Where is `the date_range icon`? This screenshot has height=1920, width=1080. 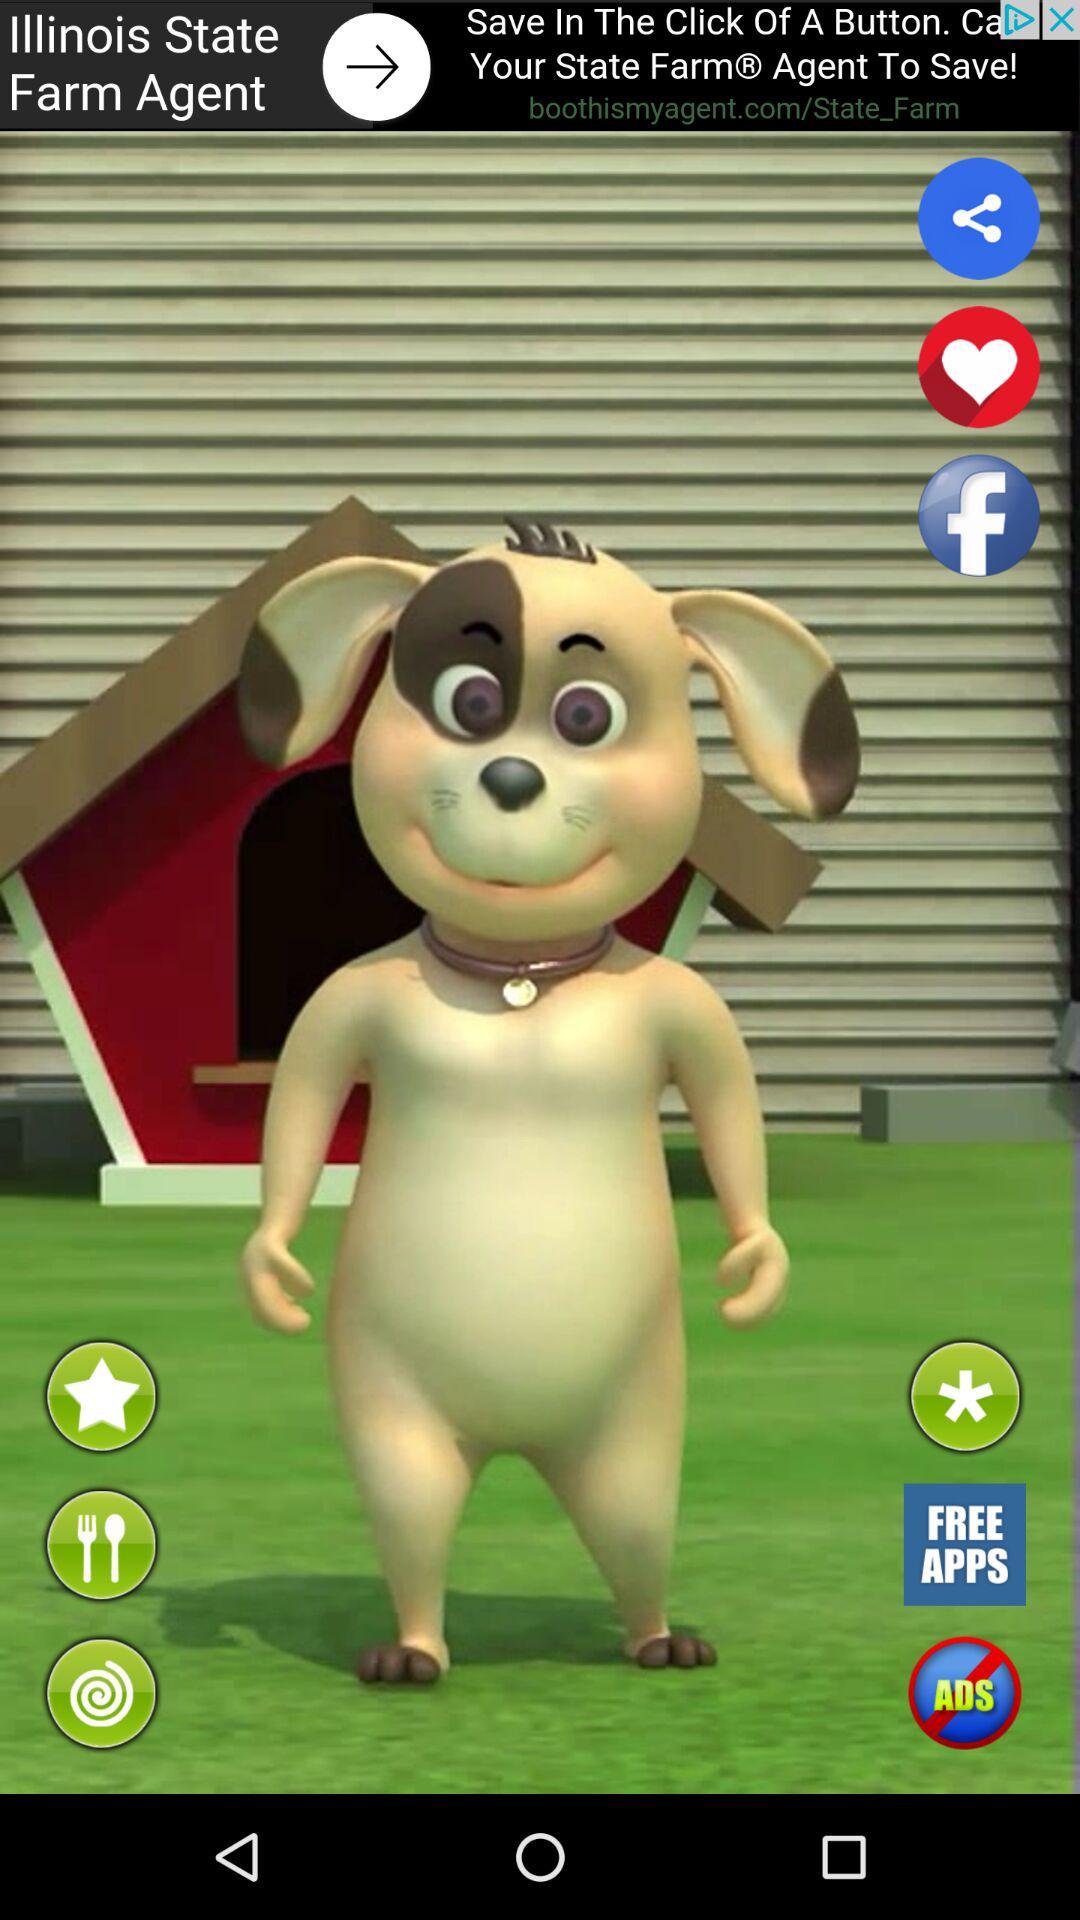 the date_range icon is located at coordinates (963, 1653).